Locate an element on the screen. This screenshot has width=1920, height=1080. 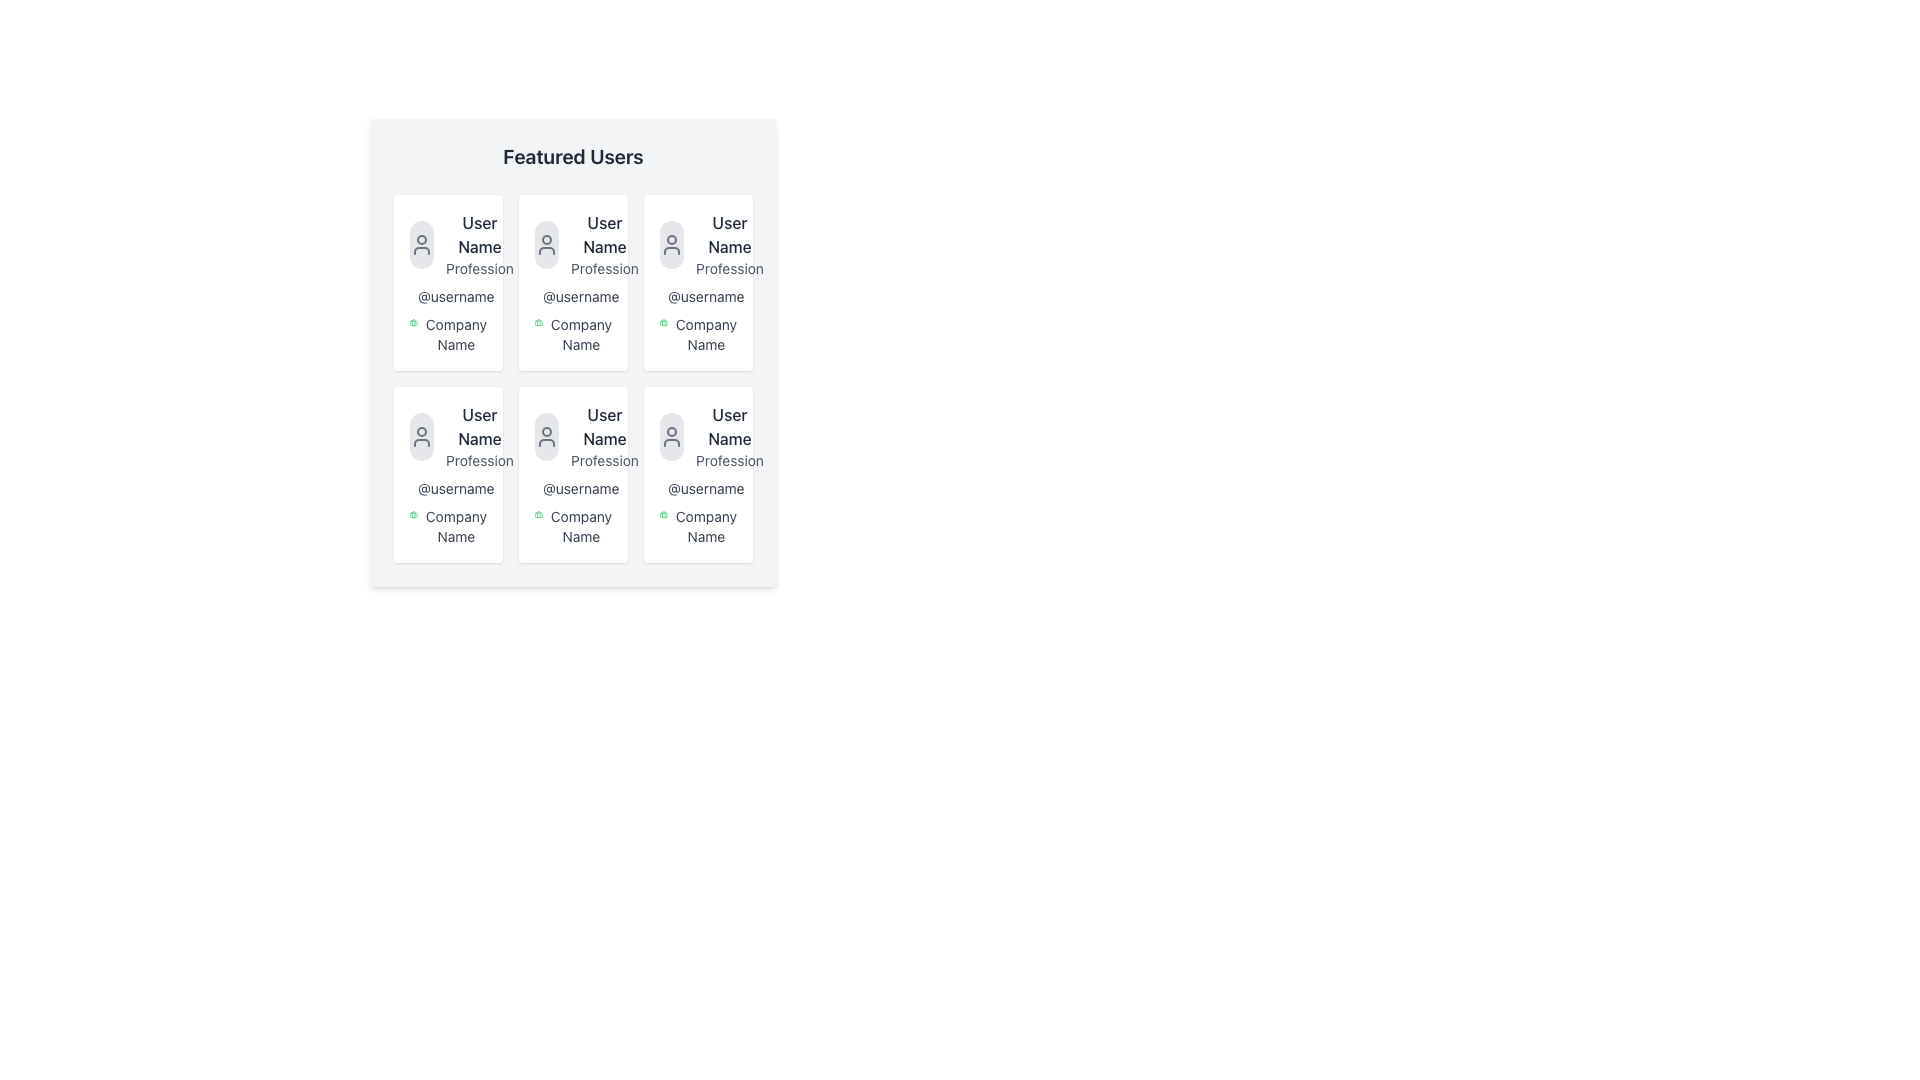
the icon located to the left of the 'Company Name' label in the user's card, serving as a visual indicator for professional context is located at coordinates (412, 322).